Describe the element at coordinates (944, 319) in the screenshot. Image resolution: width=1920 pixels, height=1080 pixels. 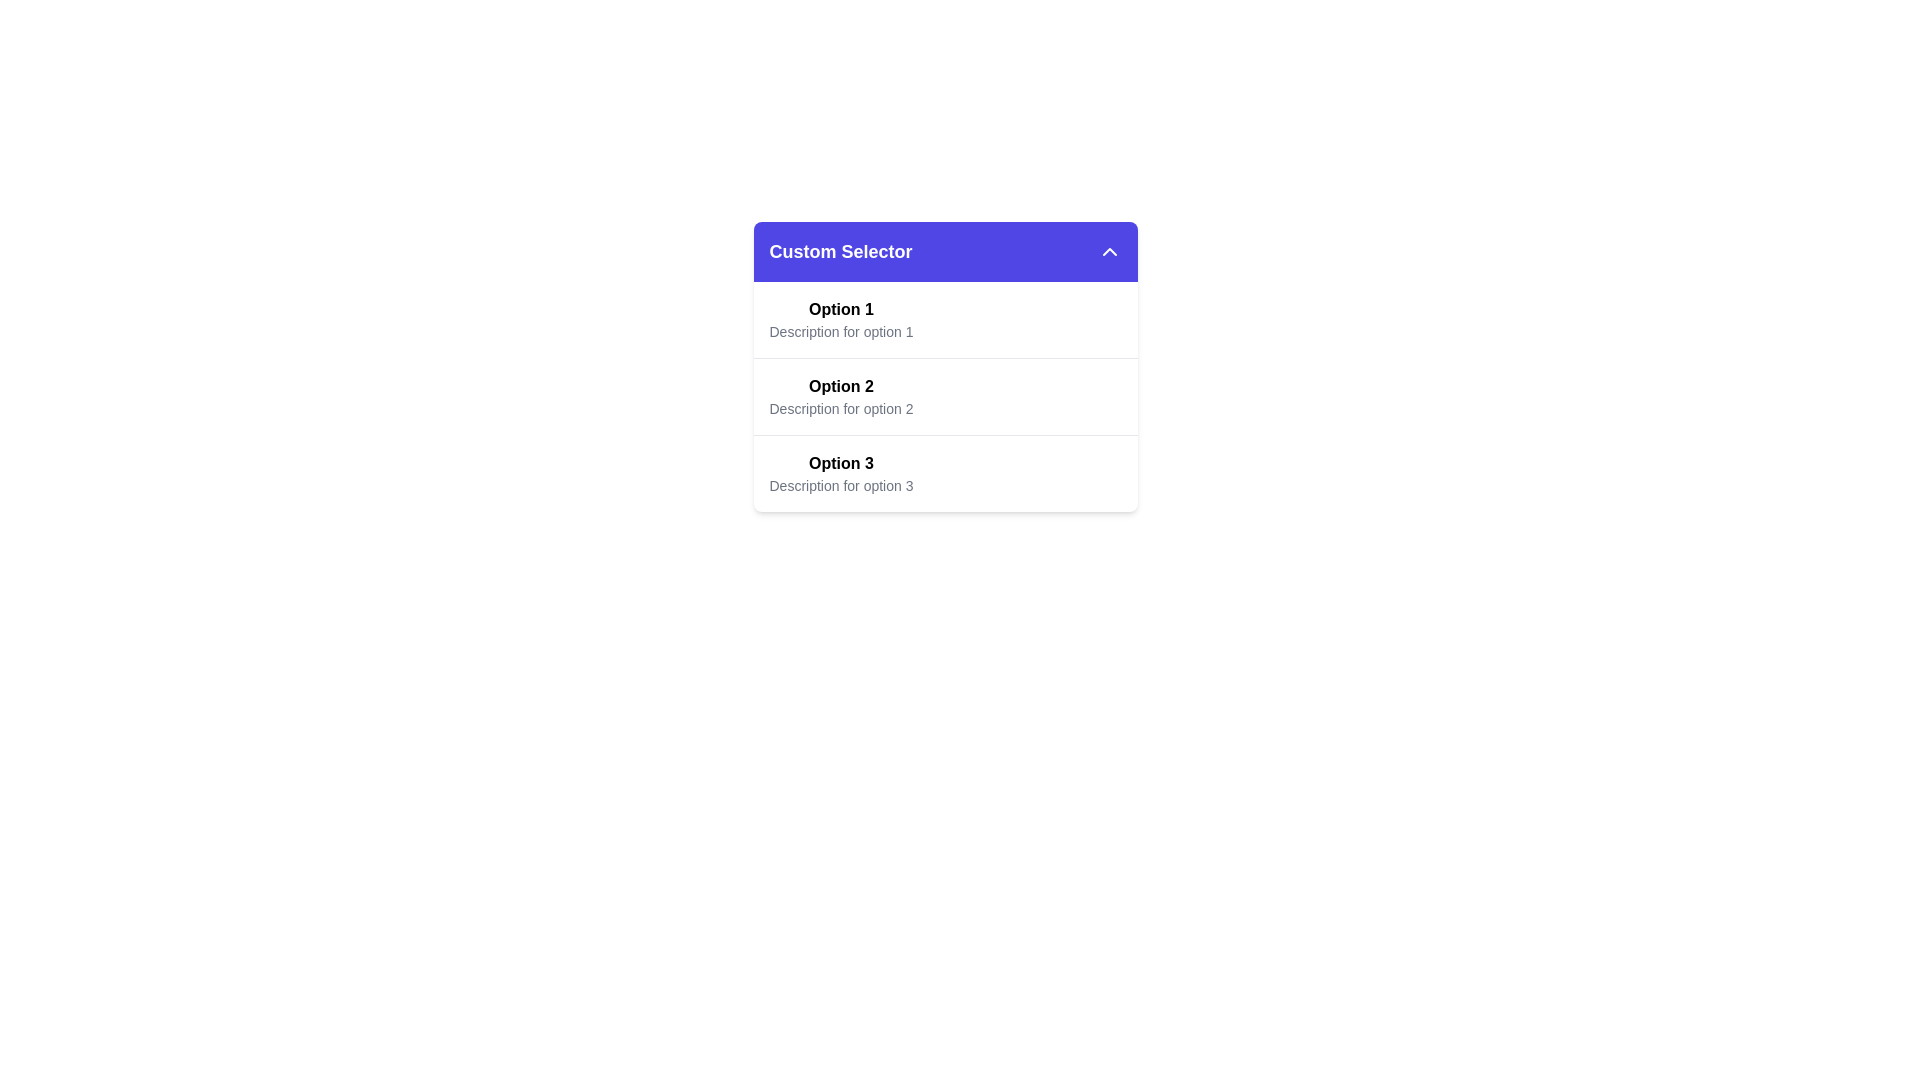
I see `the first selectable list item titled 'Option 1' with the description 'Description for option 1'` at that location.